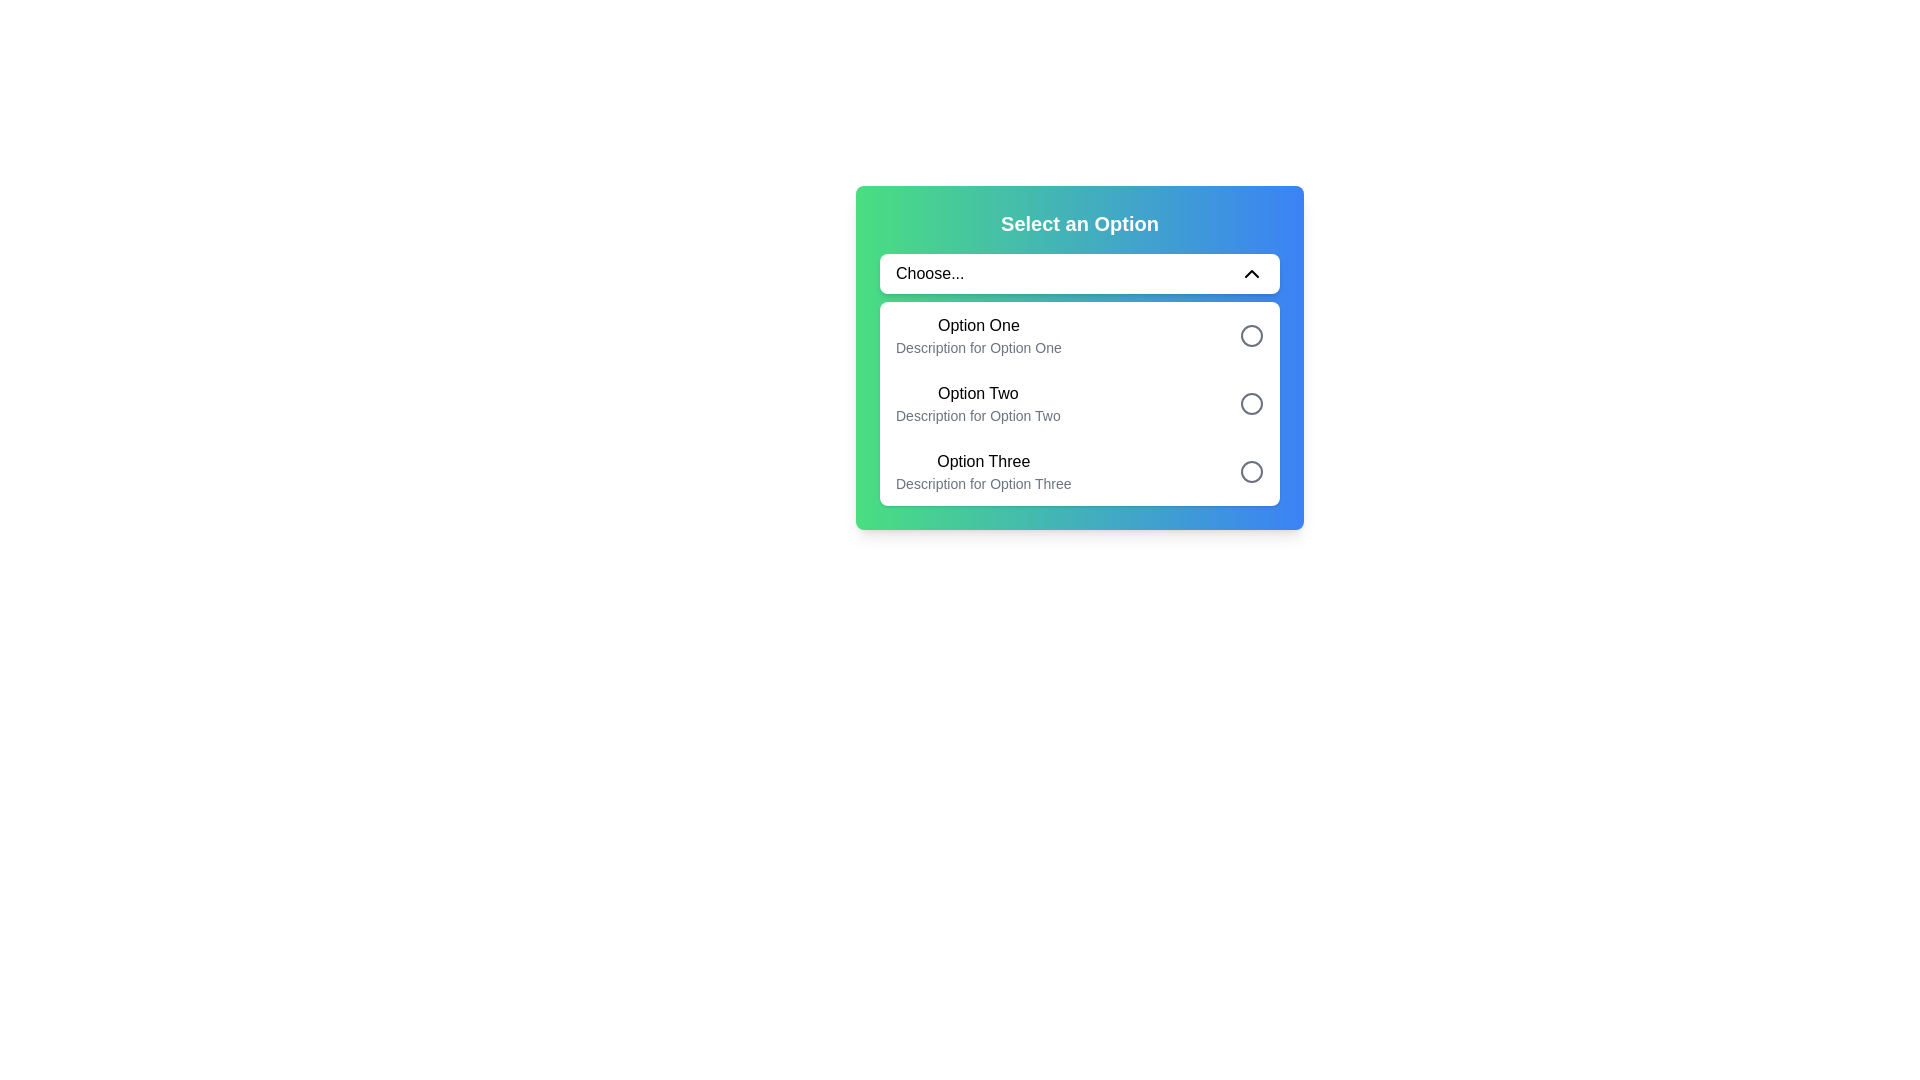 This screenshot has width=1920, height=1080. Describe the element at coordinates (1079, 223) in the screenshot. I see `the text component reading 'Select an Option', which is styled in white, bold, and large text, located at the top center of a card with a gradient background transitioning from green to blue` at that location.